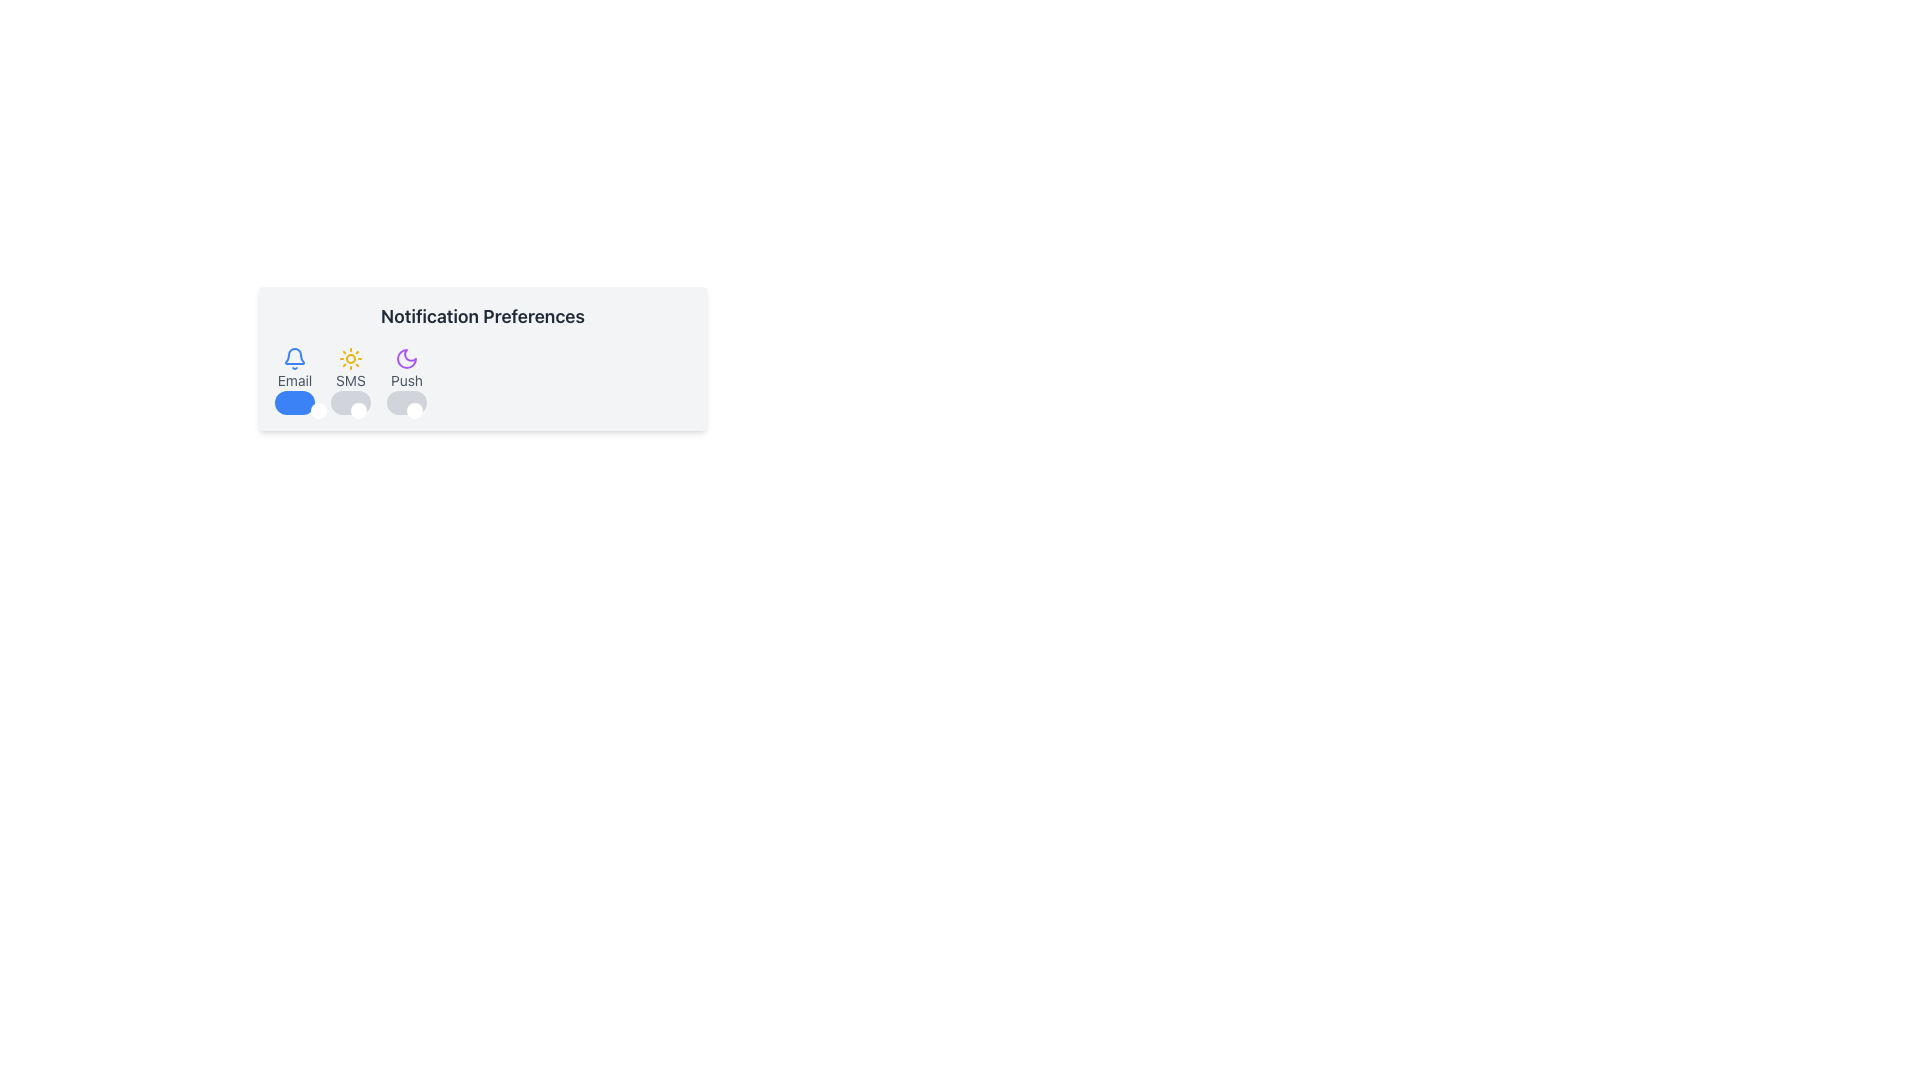 The image size is (1920, 1080). What do you see at coordinates (350, 381) in the screenshot?
I see `the Notification Preference Toggle for SMS` at bounding box center [350, 381].